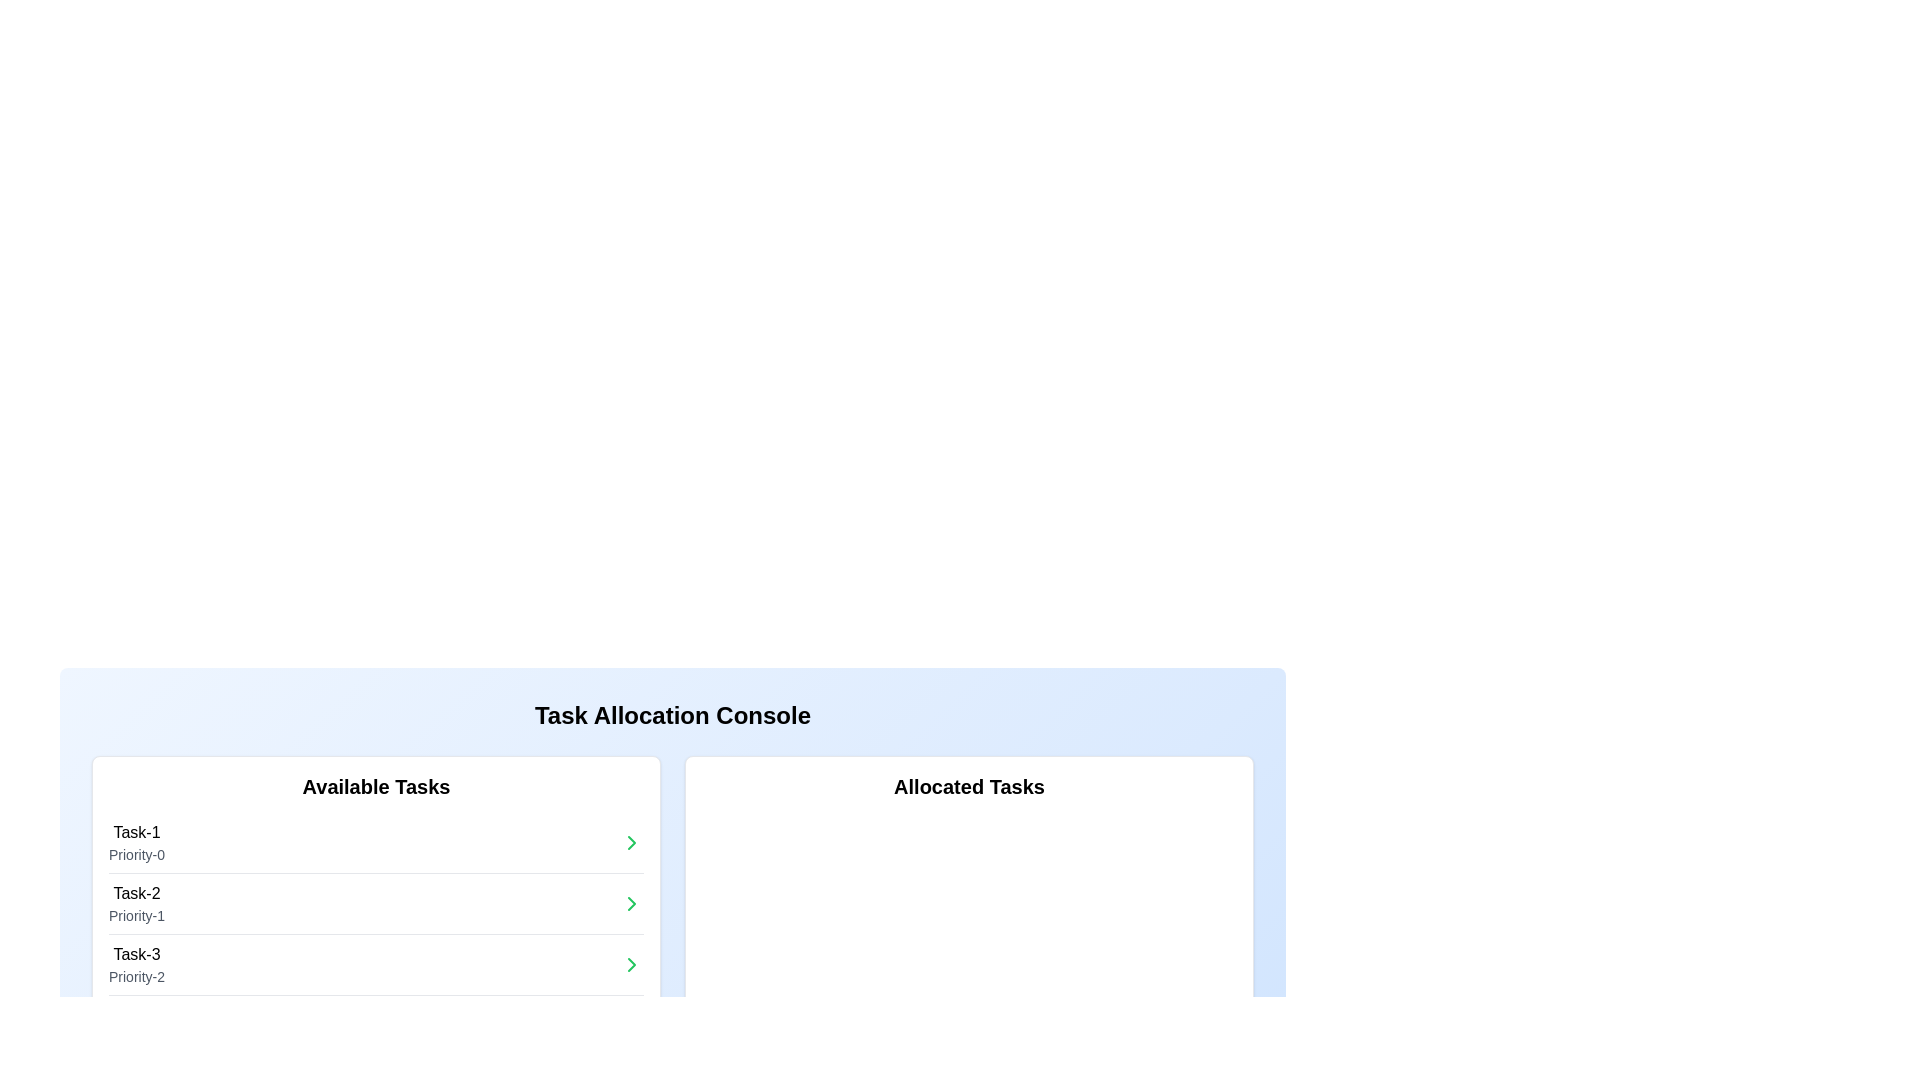 This screenshot has height=1080, width=1920. Describe the element at coordinates (136, 954) in the screenshot. I see `text label displaying 'Task-3' in the 'Available Tasks' section, which is located in the third row of the list` at that location.